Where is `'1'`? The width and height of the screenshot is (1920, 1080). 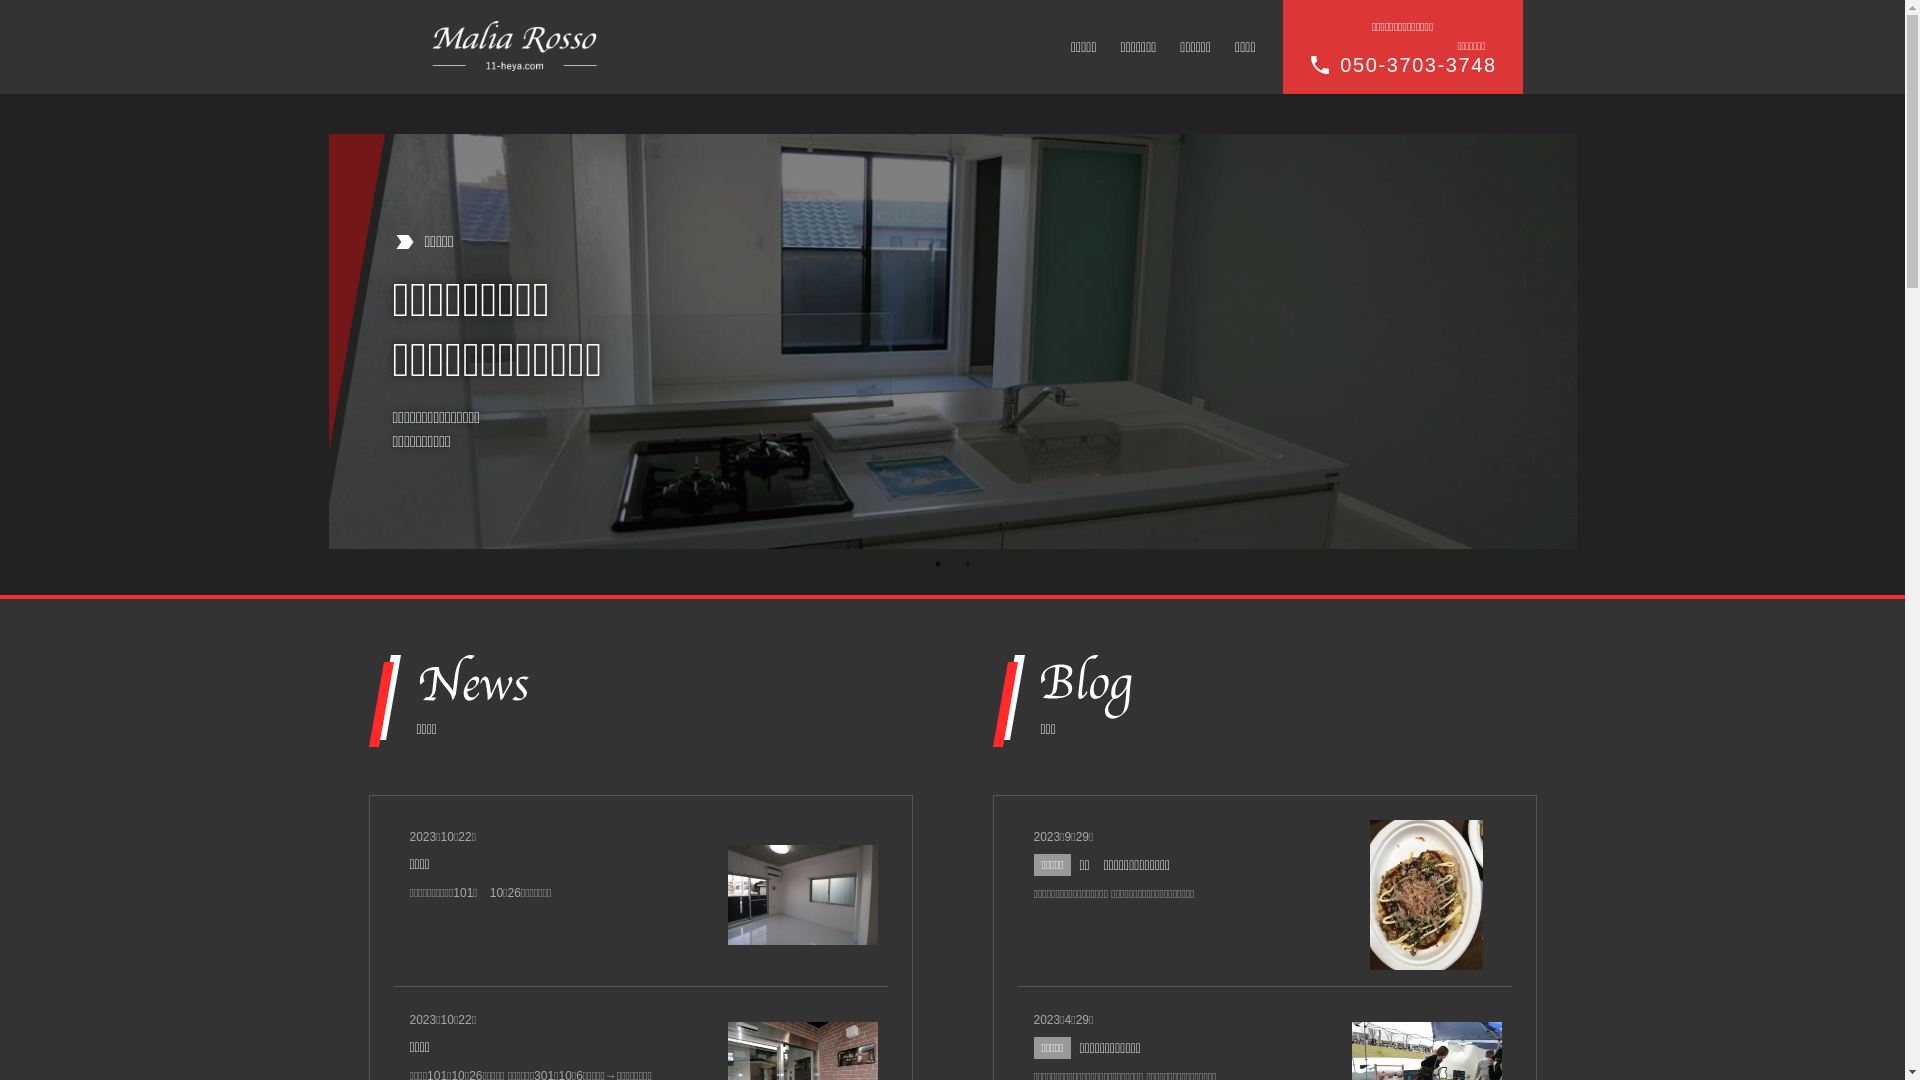
'1' is located at coordinates (936, 563).